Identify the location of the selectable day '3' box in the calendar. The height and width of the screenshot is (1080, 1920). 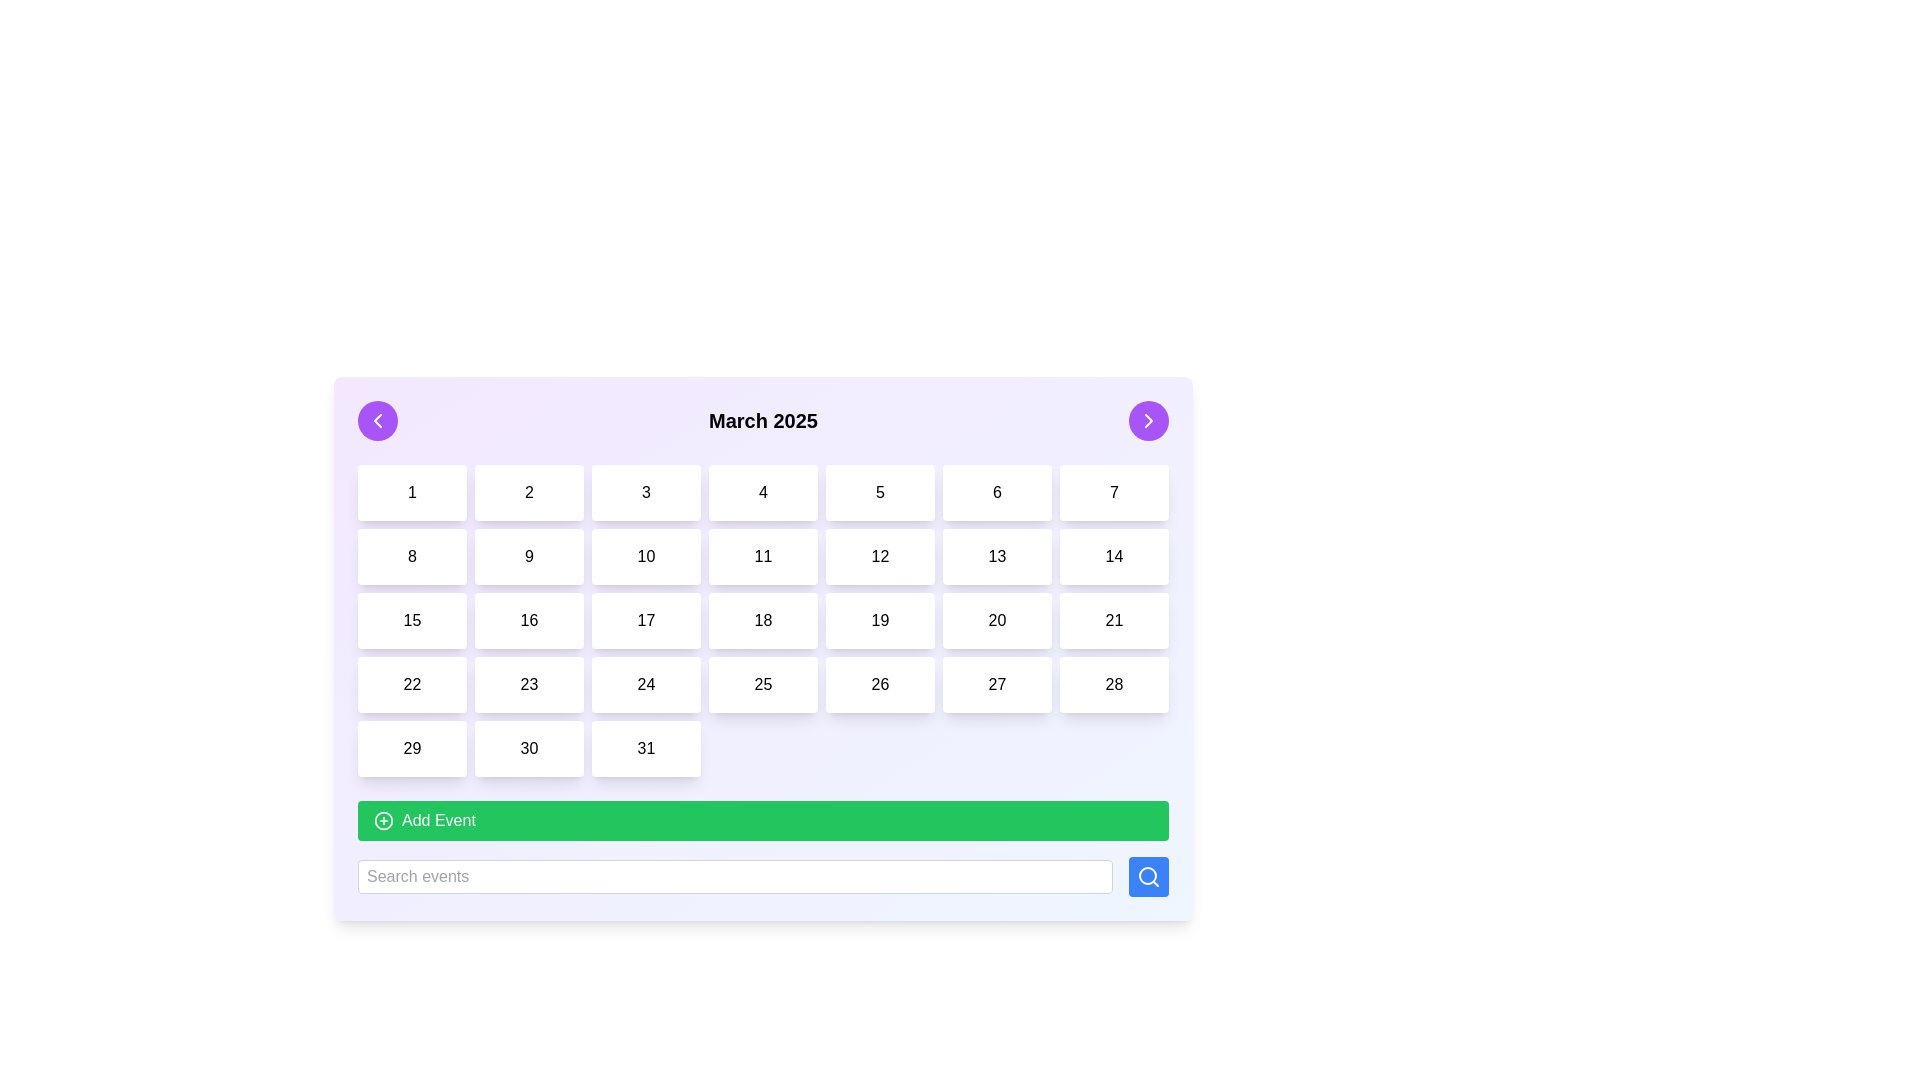
(646, 493).